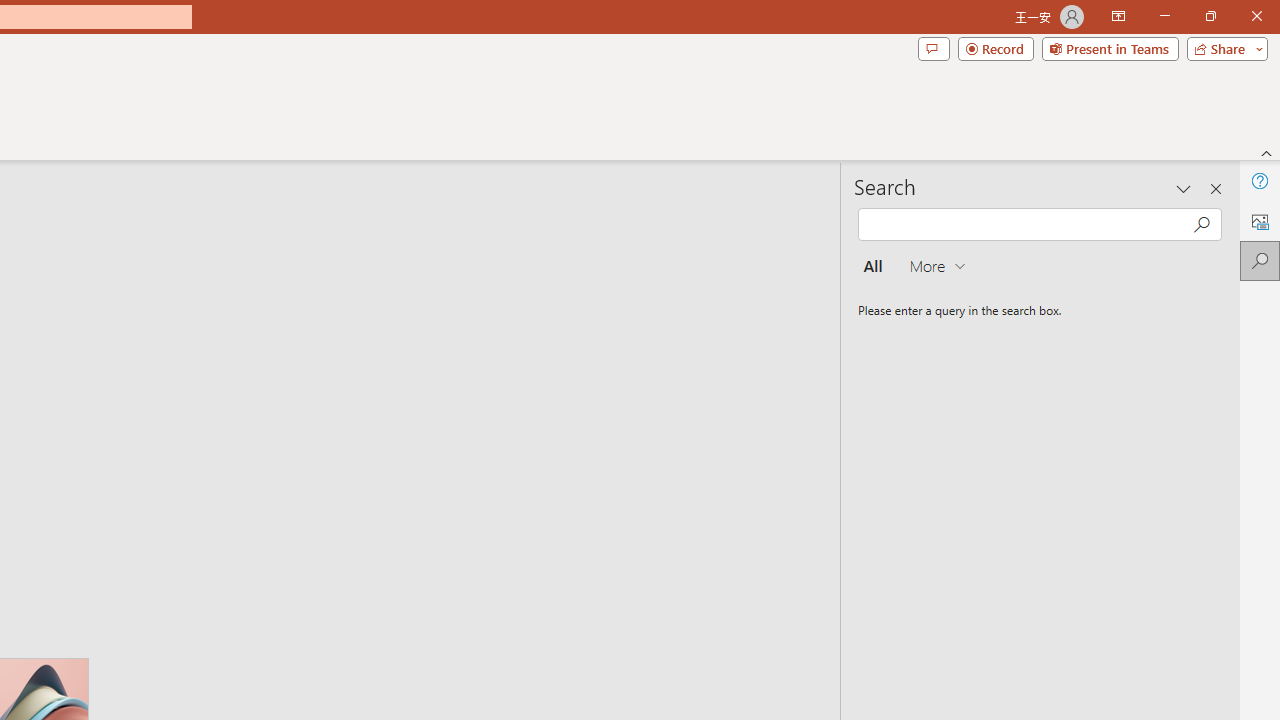 The height and width of the screenshot is (720, 1280). I want to click on 'Alt Text', so click(1259, 221).